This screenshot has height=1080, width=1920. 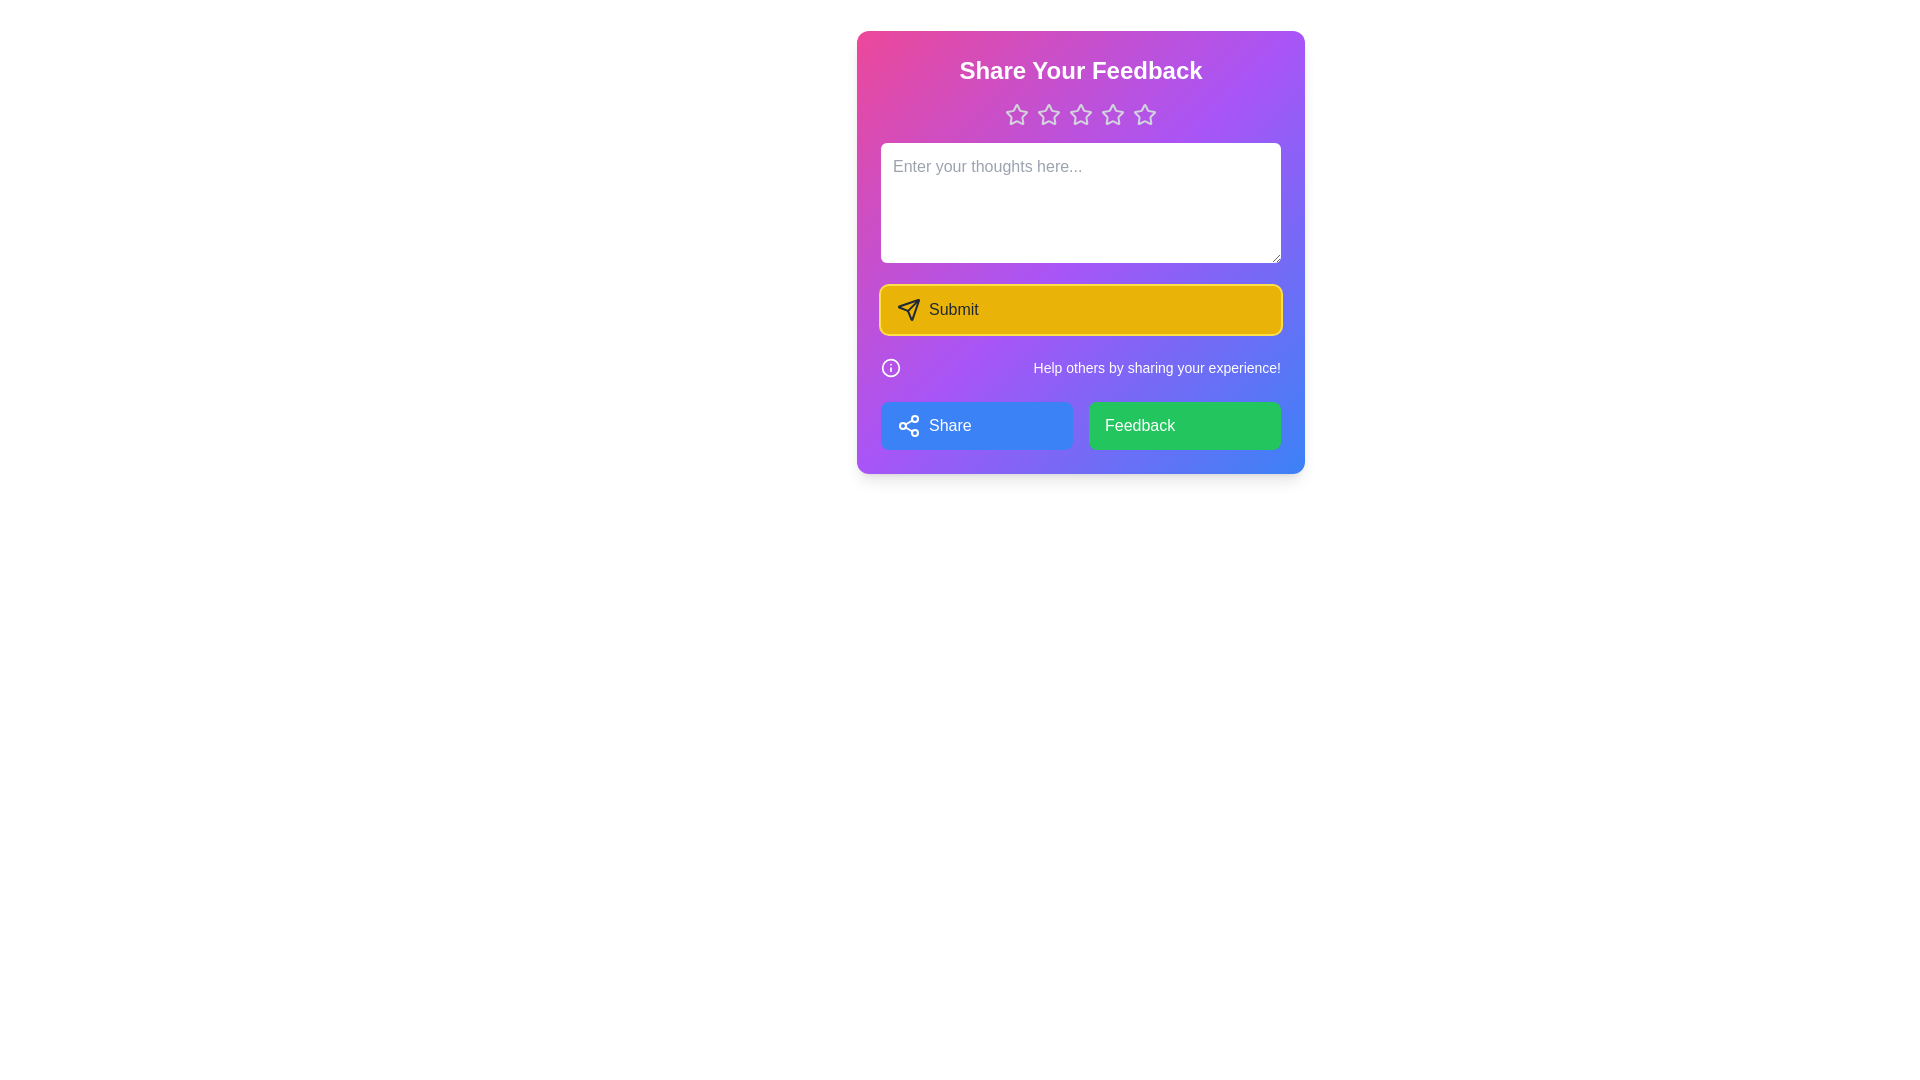 I want to click on the third star icon in the rating system, so click(x=1048, y=115).